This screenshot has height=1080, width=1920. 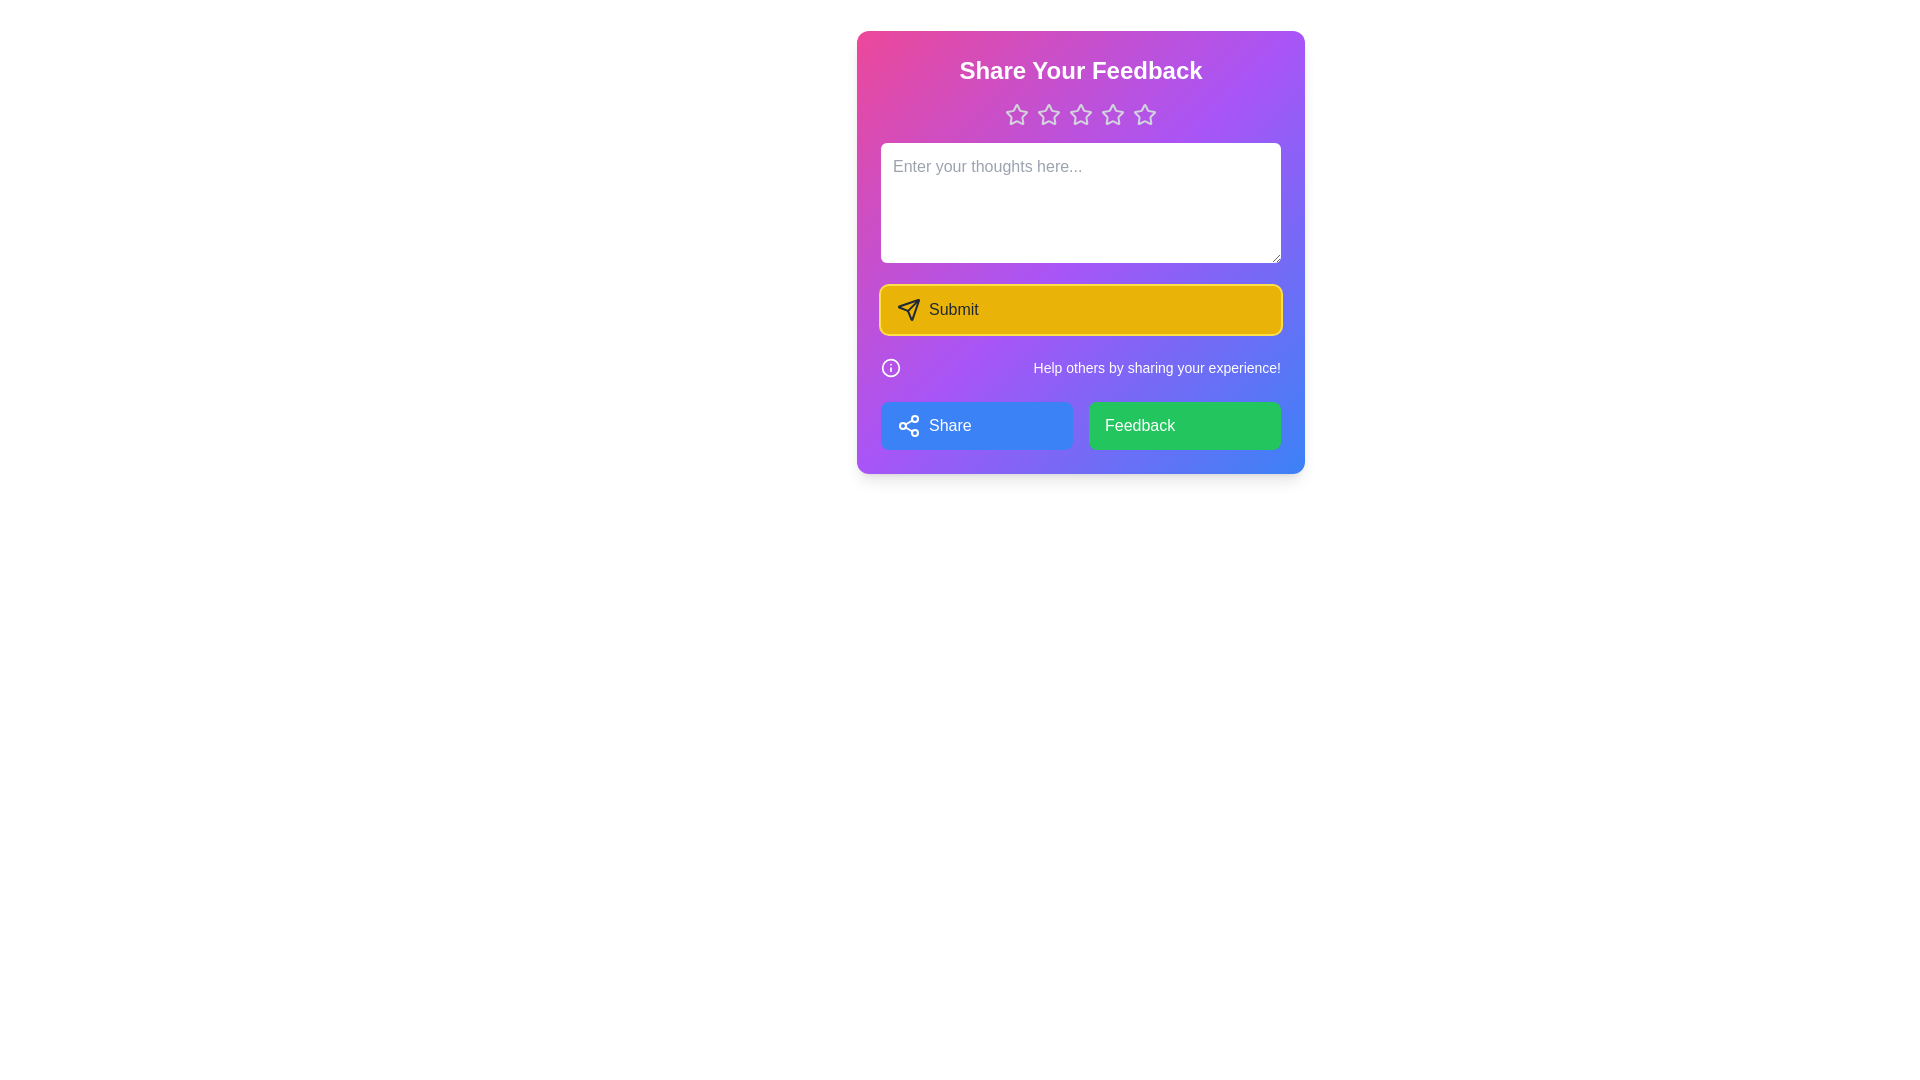 I want to click on the third star icon in the rating system, so click(x=1048, y=115).